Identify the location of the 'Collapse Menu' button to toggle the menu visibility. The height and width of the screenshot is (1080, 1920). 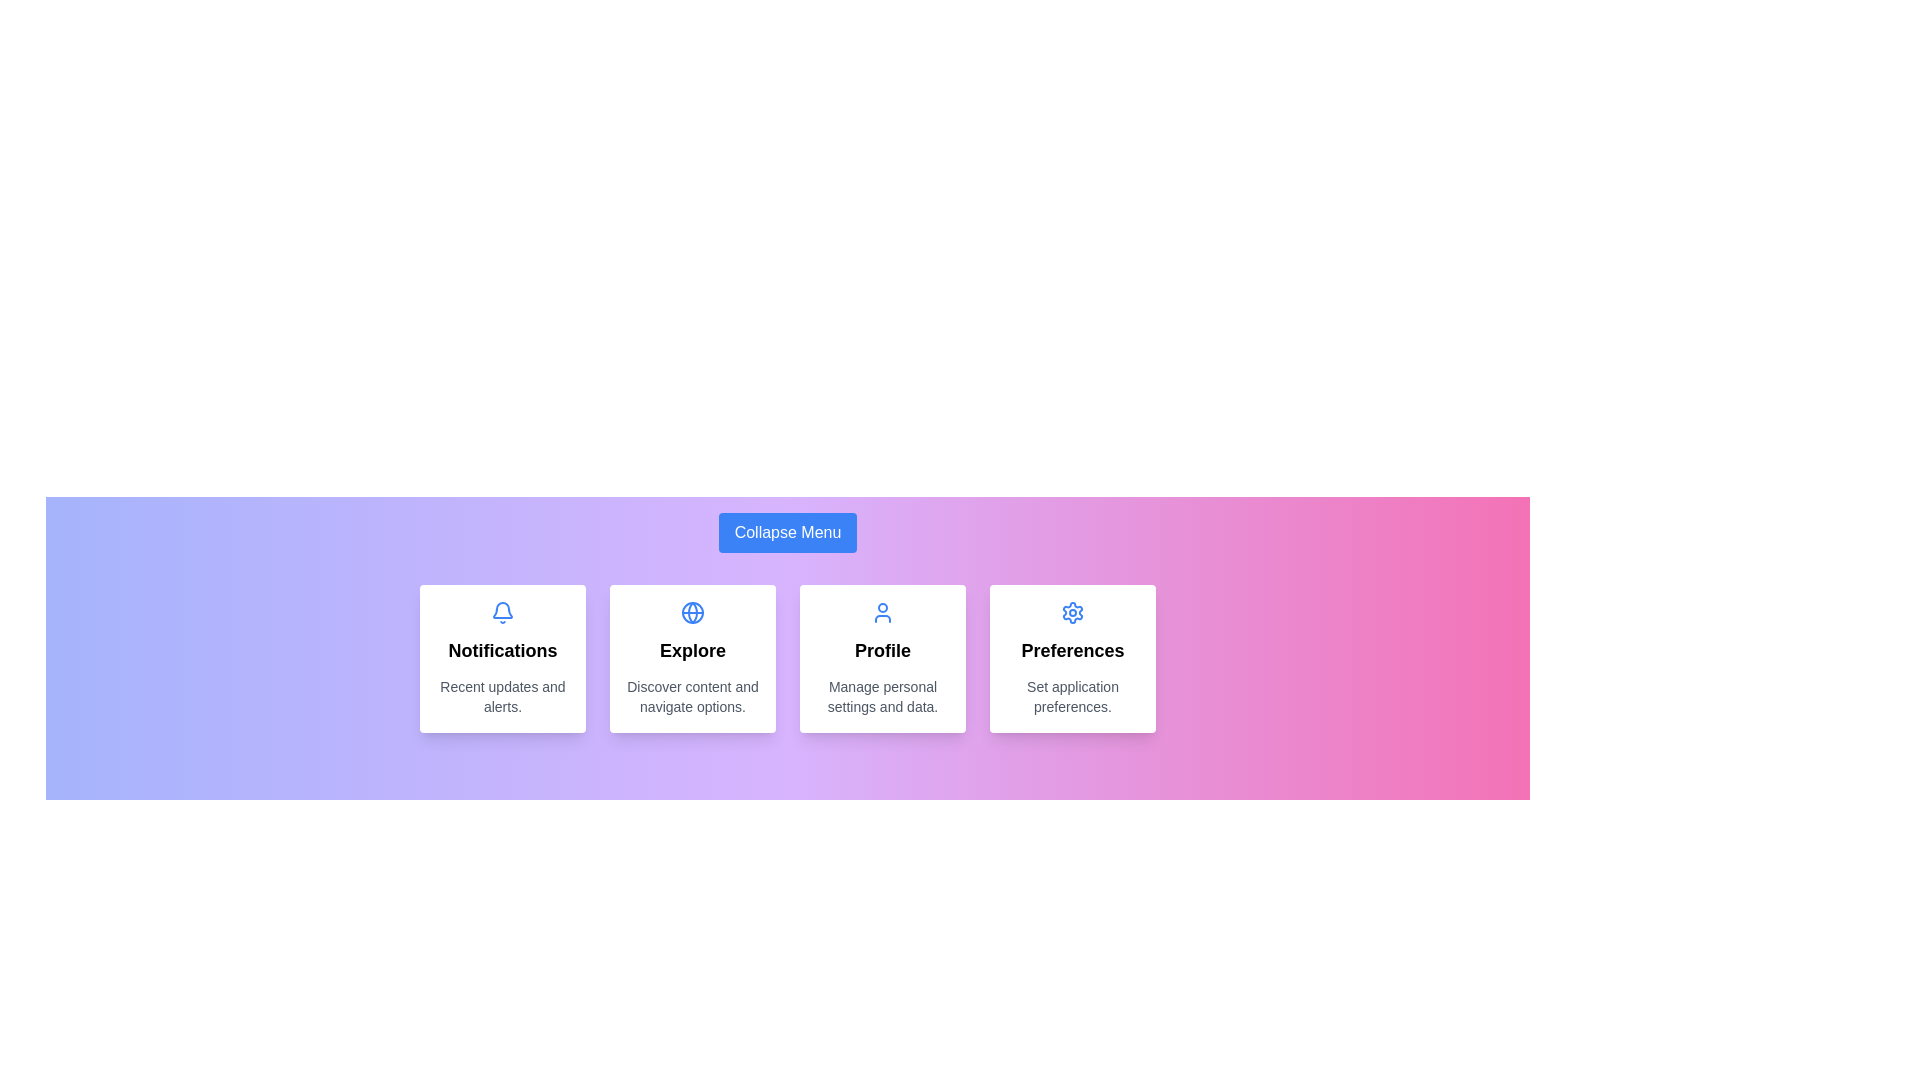
(786, 531).